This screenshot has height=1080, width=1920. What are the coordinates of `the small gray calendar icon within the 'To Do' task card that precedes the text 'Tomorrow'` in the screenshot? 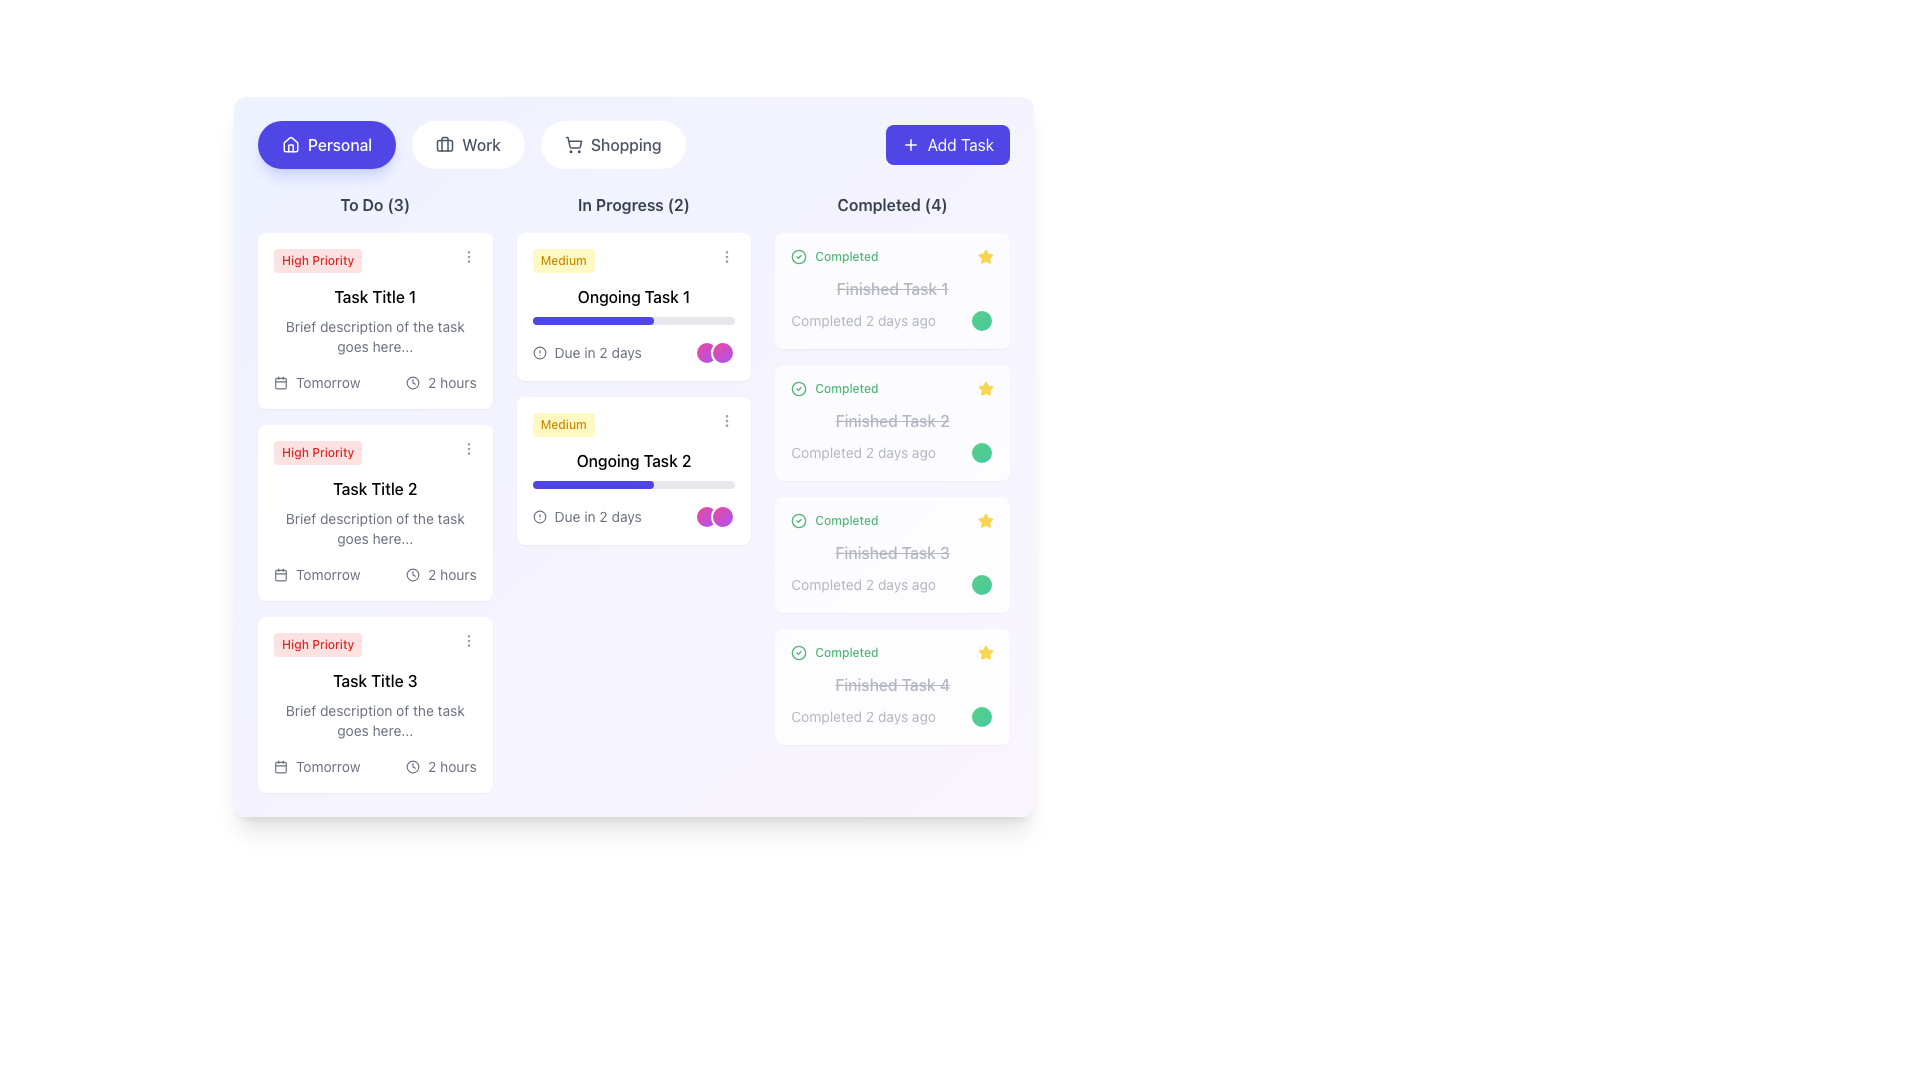 It's located at (280, 574).